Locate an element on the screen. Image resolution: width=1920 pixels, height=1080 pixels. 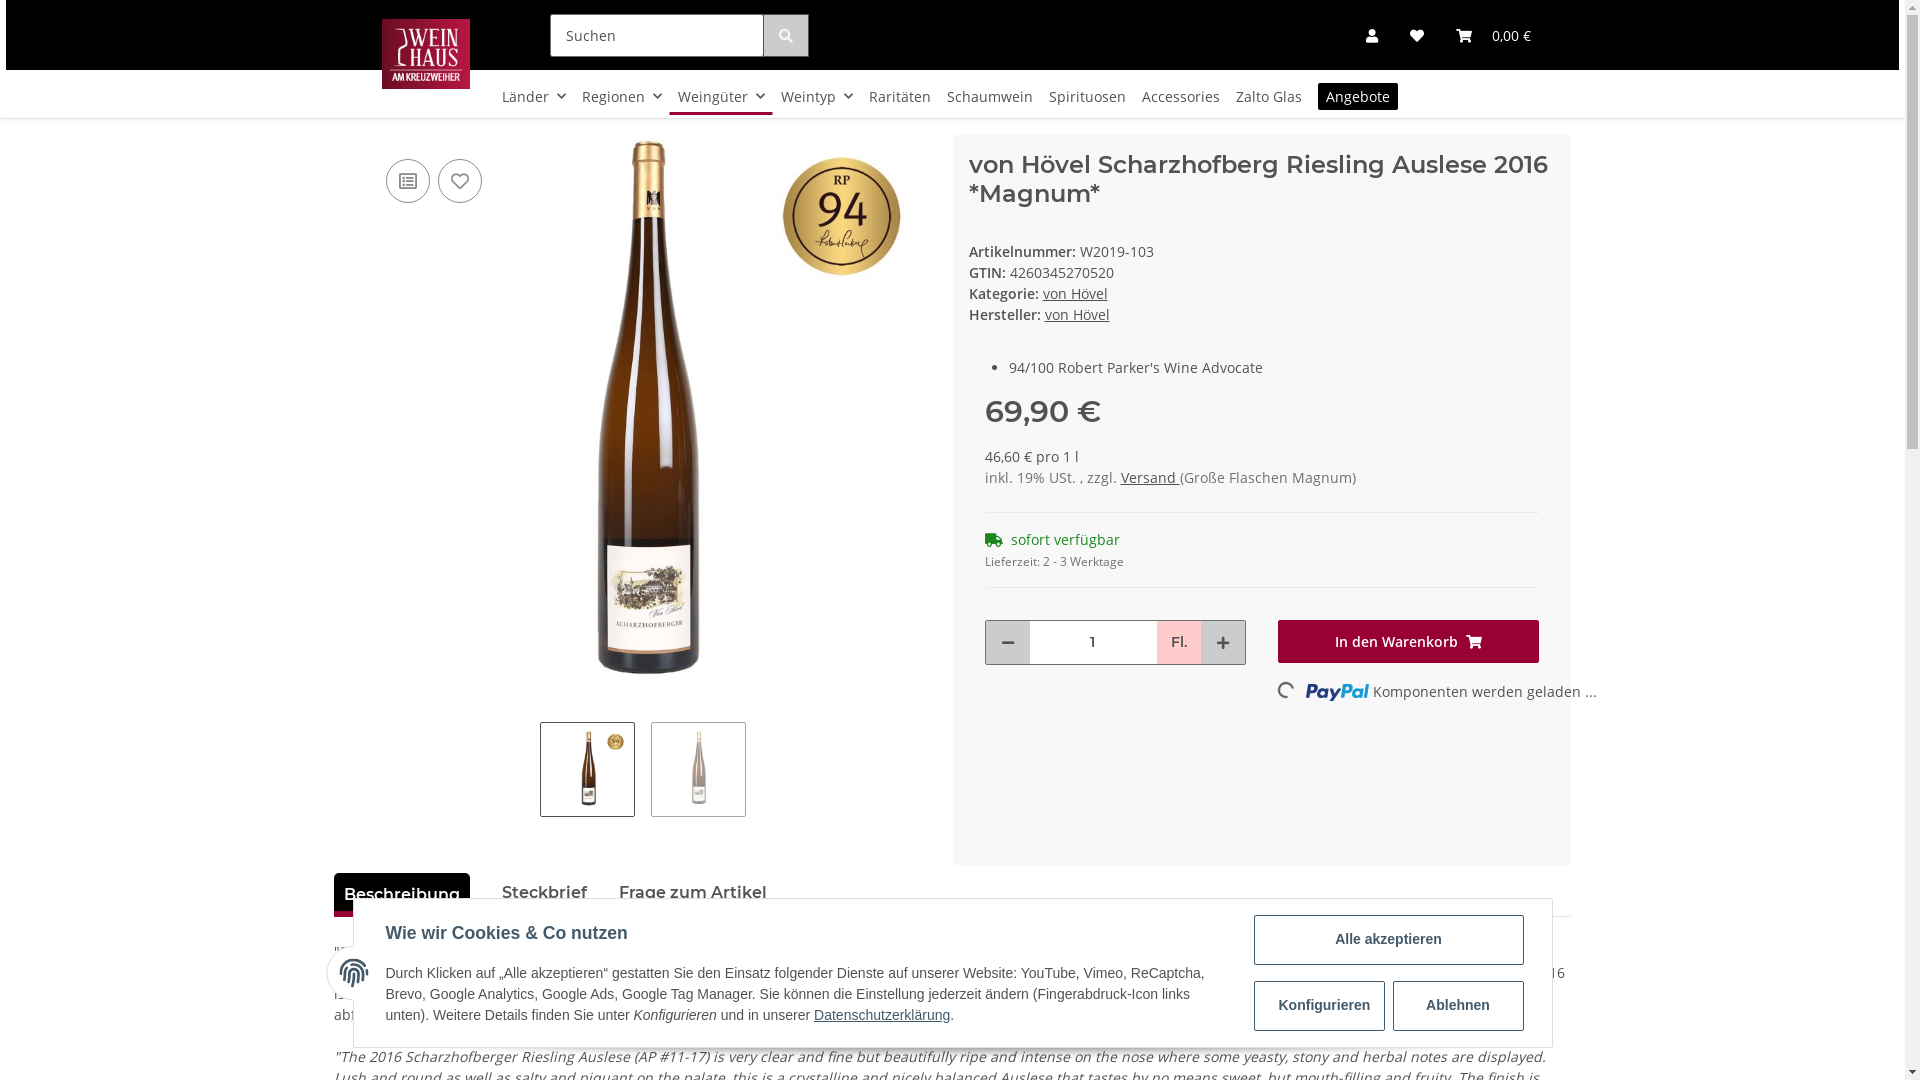
'Zalto Glas' is located at coordinates (1267, 96).